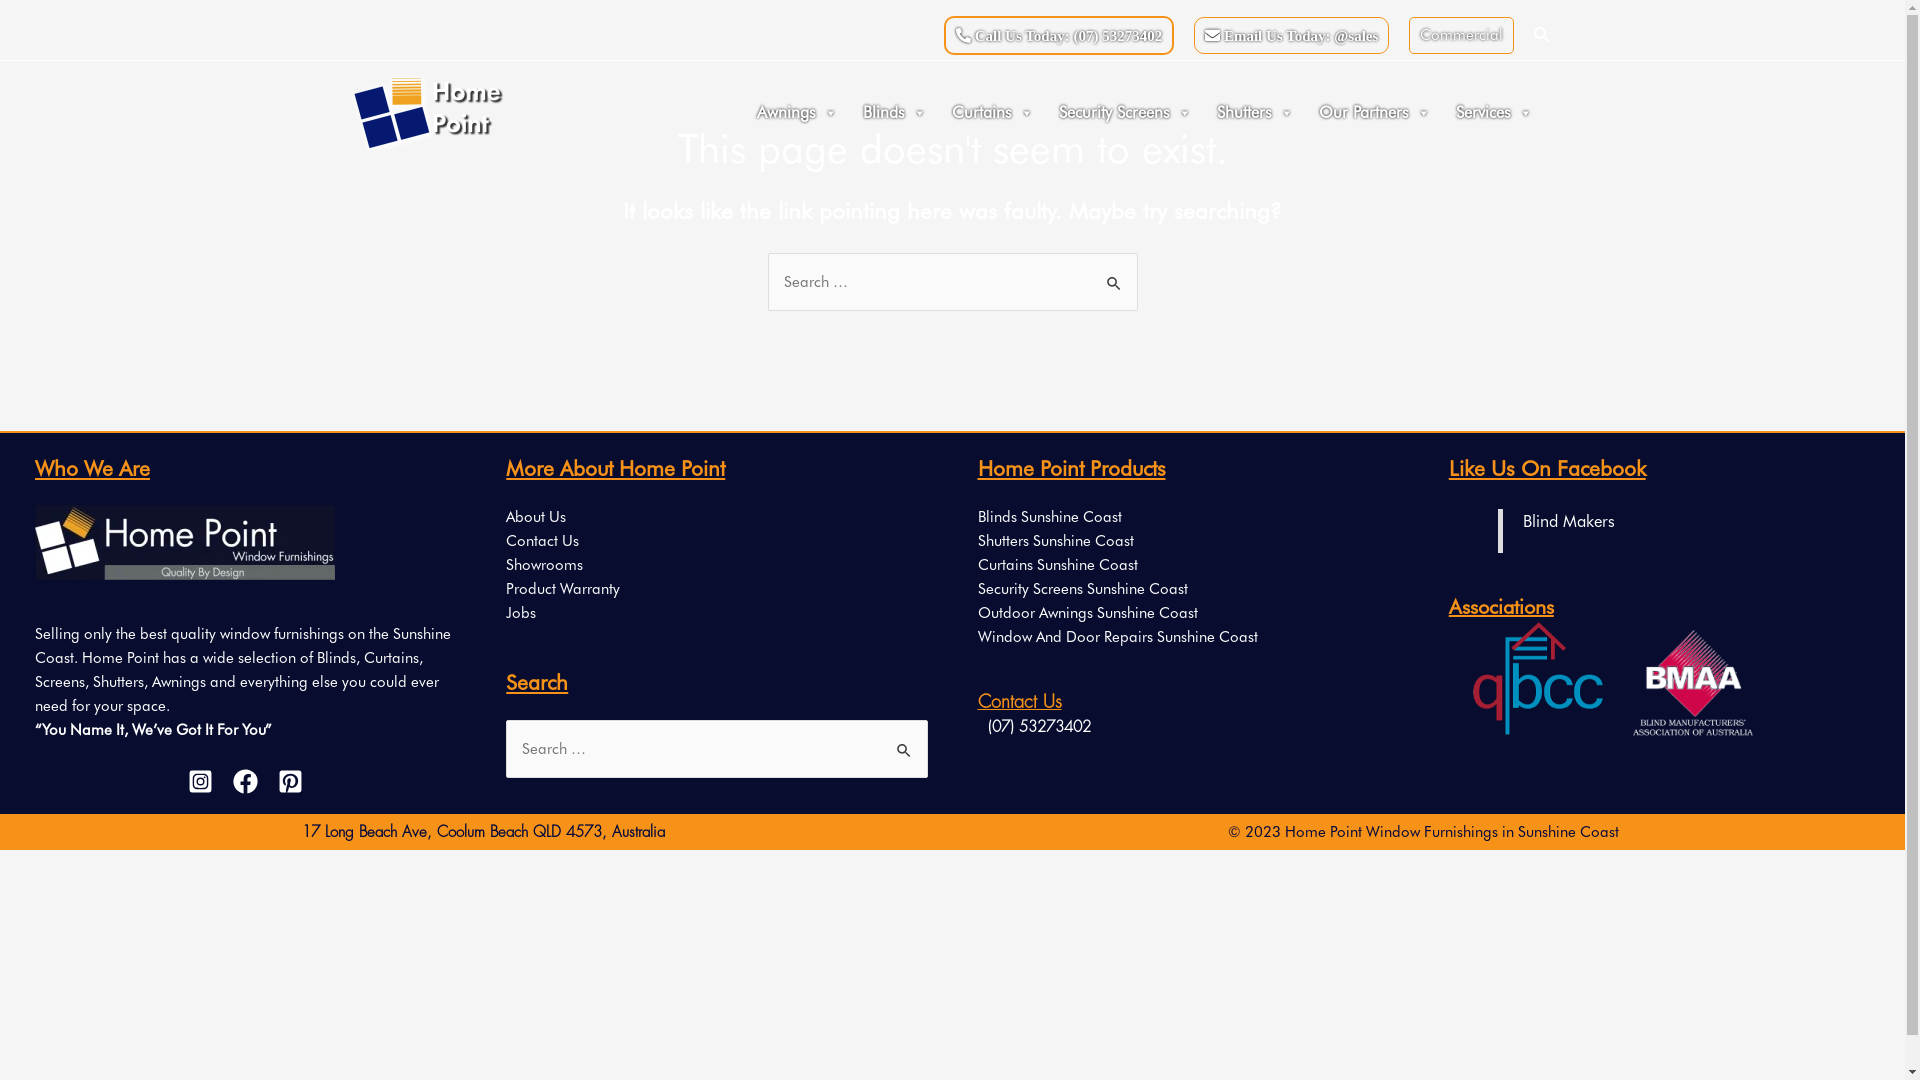 This screenshot has height=1080, width=1920. Describe the element at coordinates (1082, 588) in the screenshot. I see `'Security Screens Sunshine Coast'` at that location.